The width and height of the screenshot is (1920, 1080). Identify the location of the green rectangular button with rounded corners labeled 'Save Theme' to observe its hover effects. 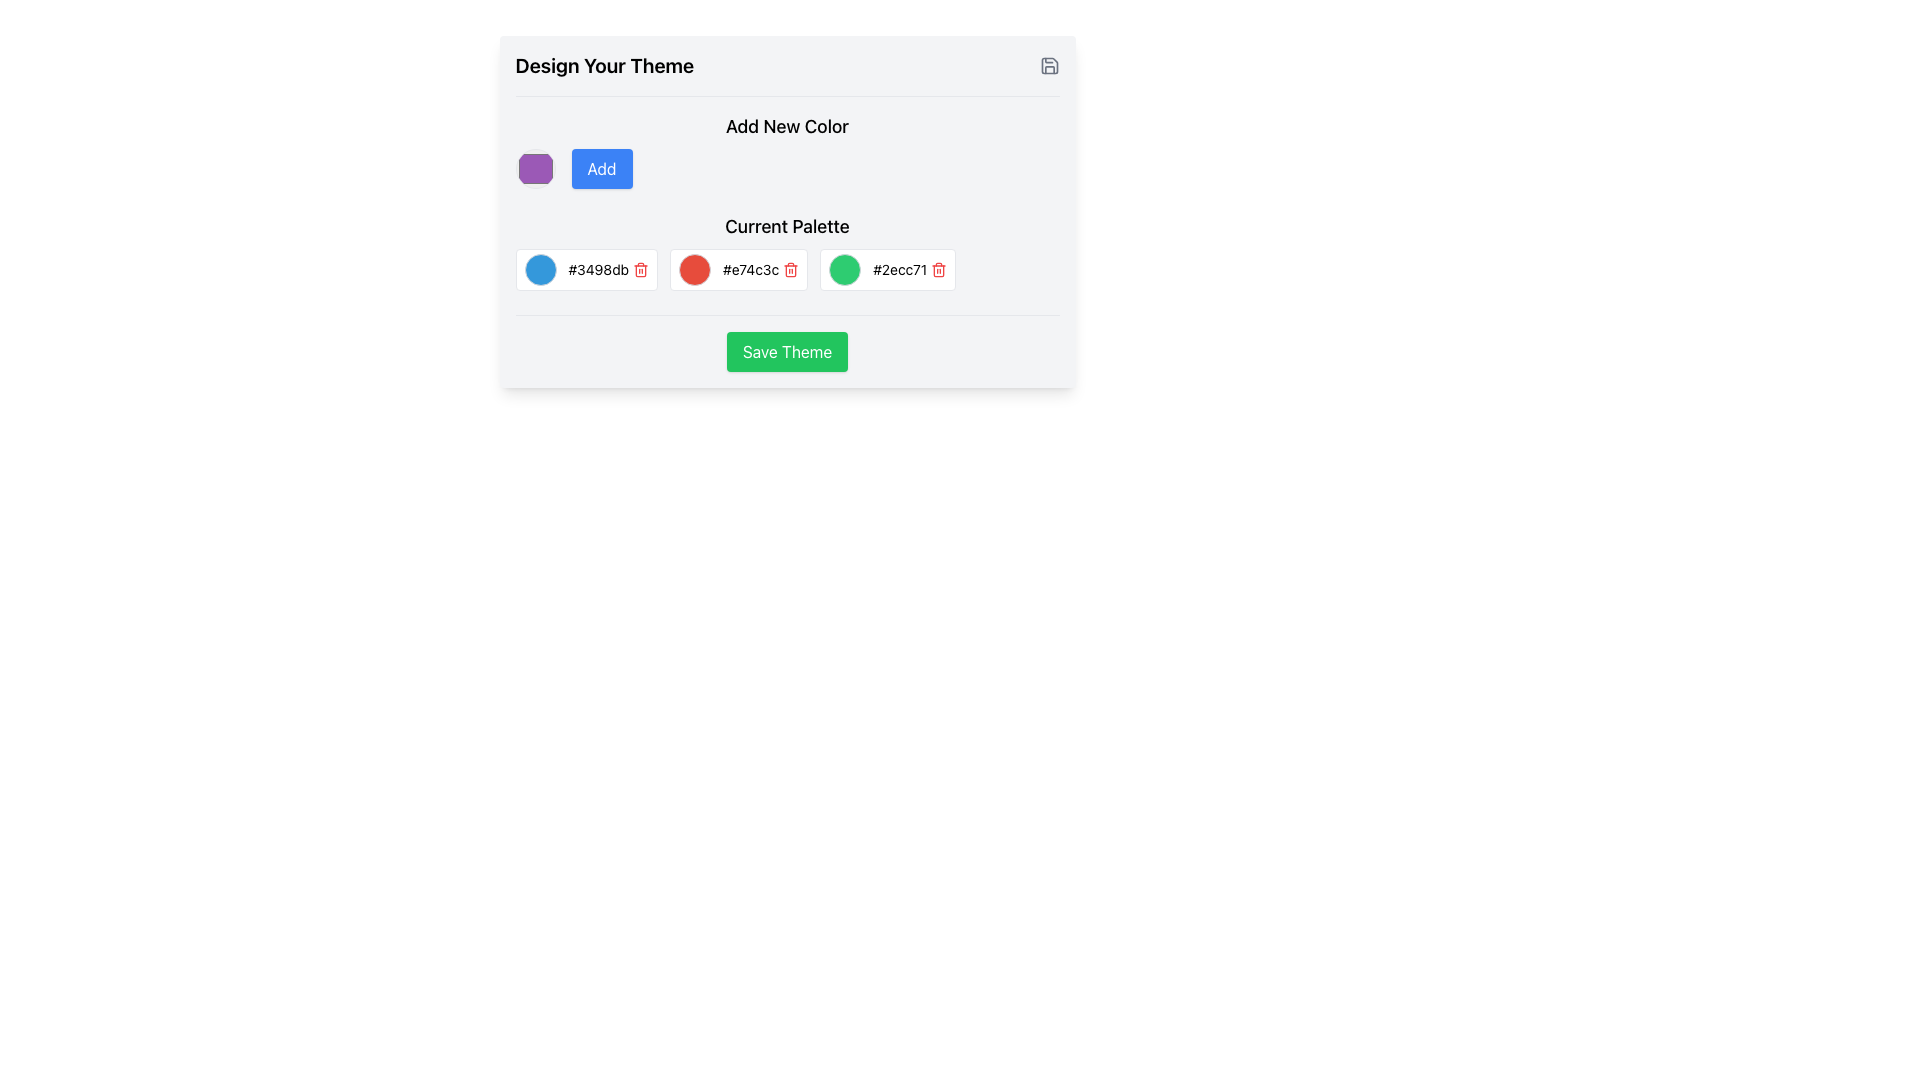
(786, 342).